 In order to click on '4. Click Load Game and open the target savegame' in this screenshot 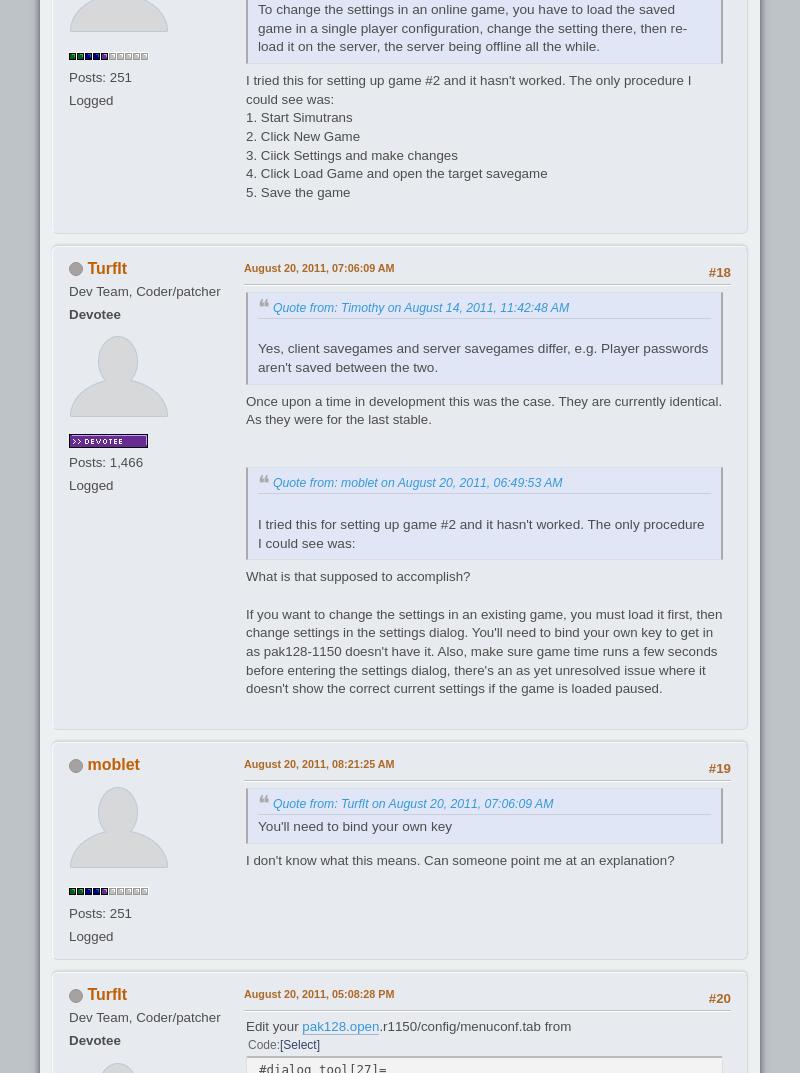, I will do `click(395, 172)`.